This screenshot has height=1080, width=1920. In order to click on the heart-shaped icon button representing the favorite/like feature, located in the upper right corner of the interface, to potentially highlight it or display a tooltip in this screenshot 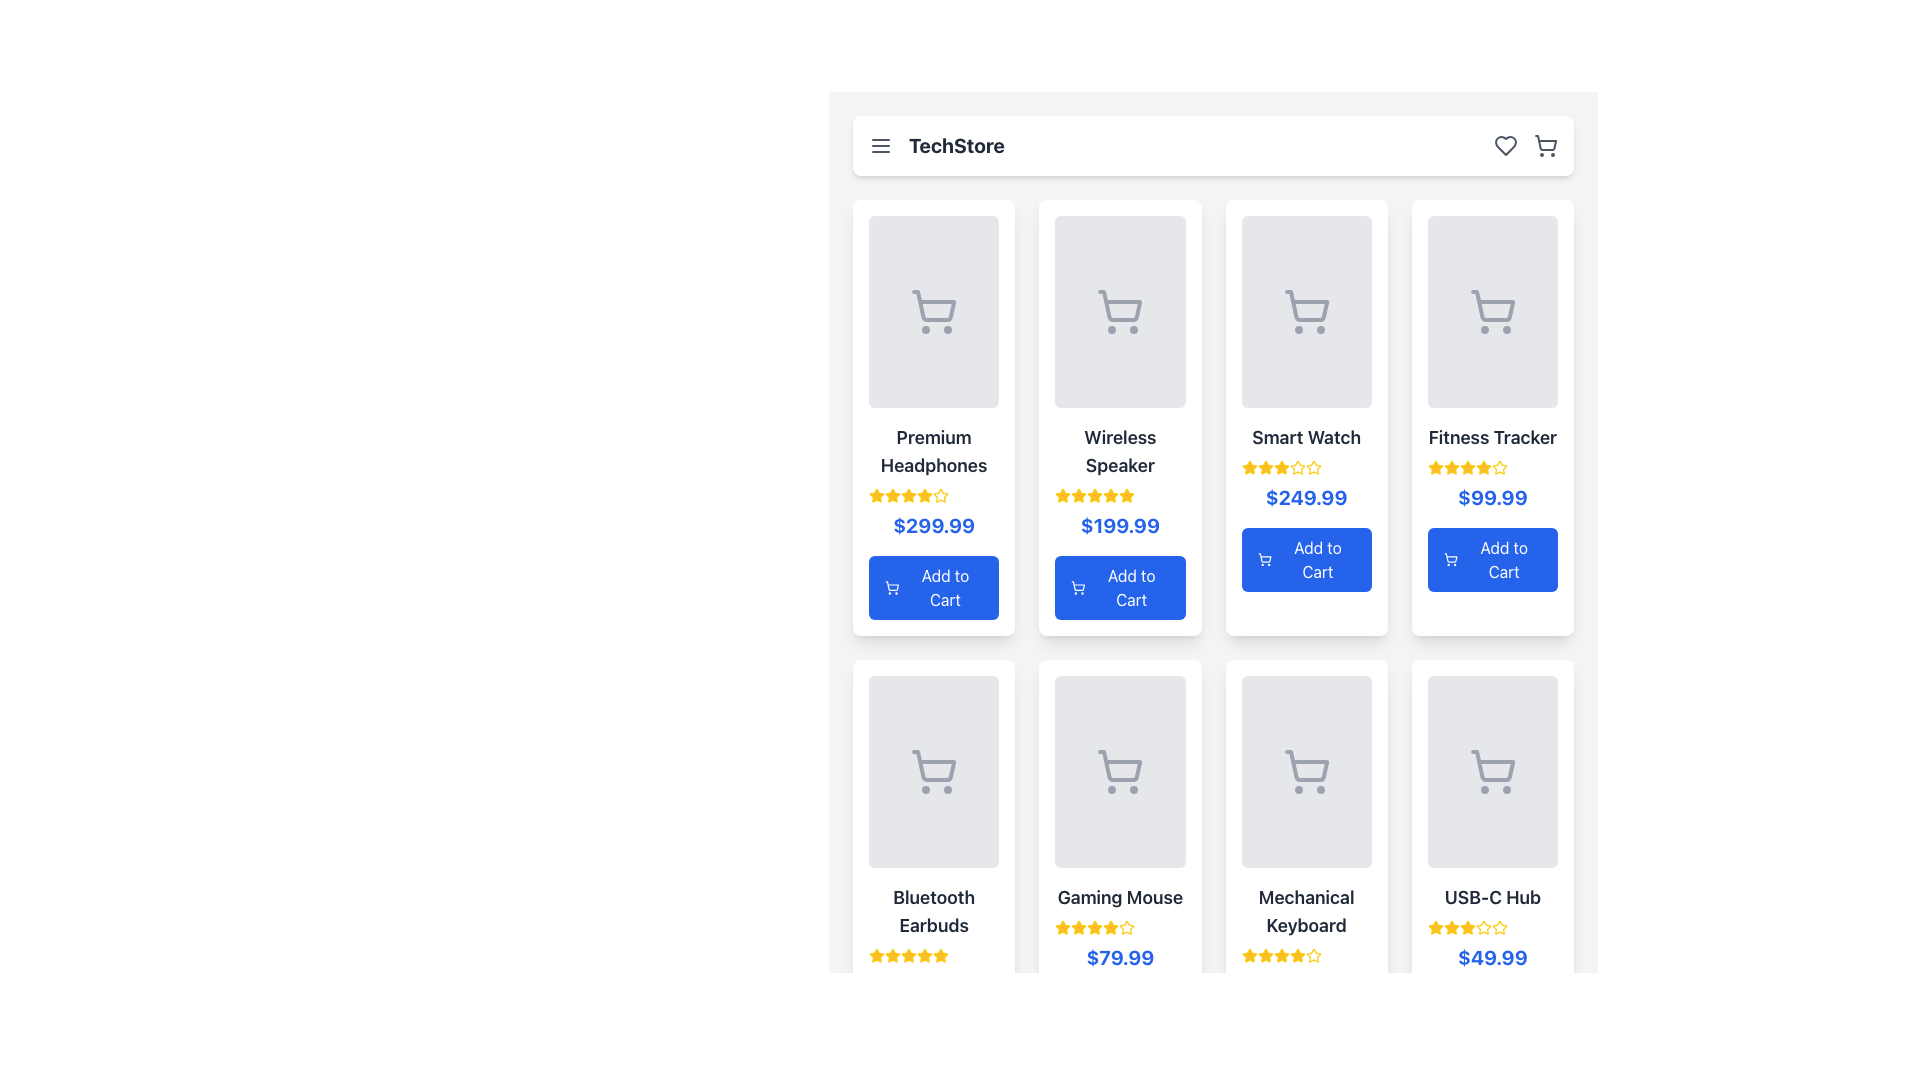, I will do `click(1506, 145)`.